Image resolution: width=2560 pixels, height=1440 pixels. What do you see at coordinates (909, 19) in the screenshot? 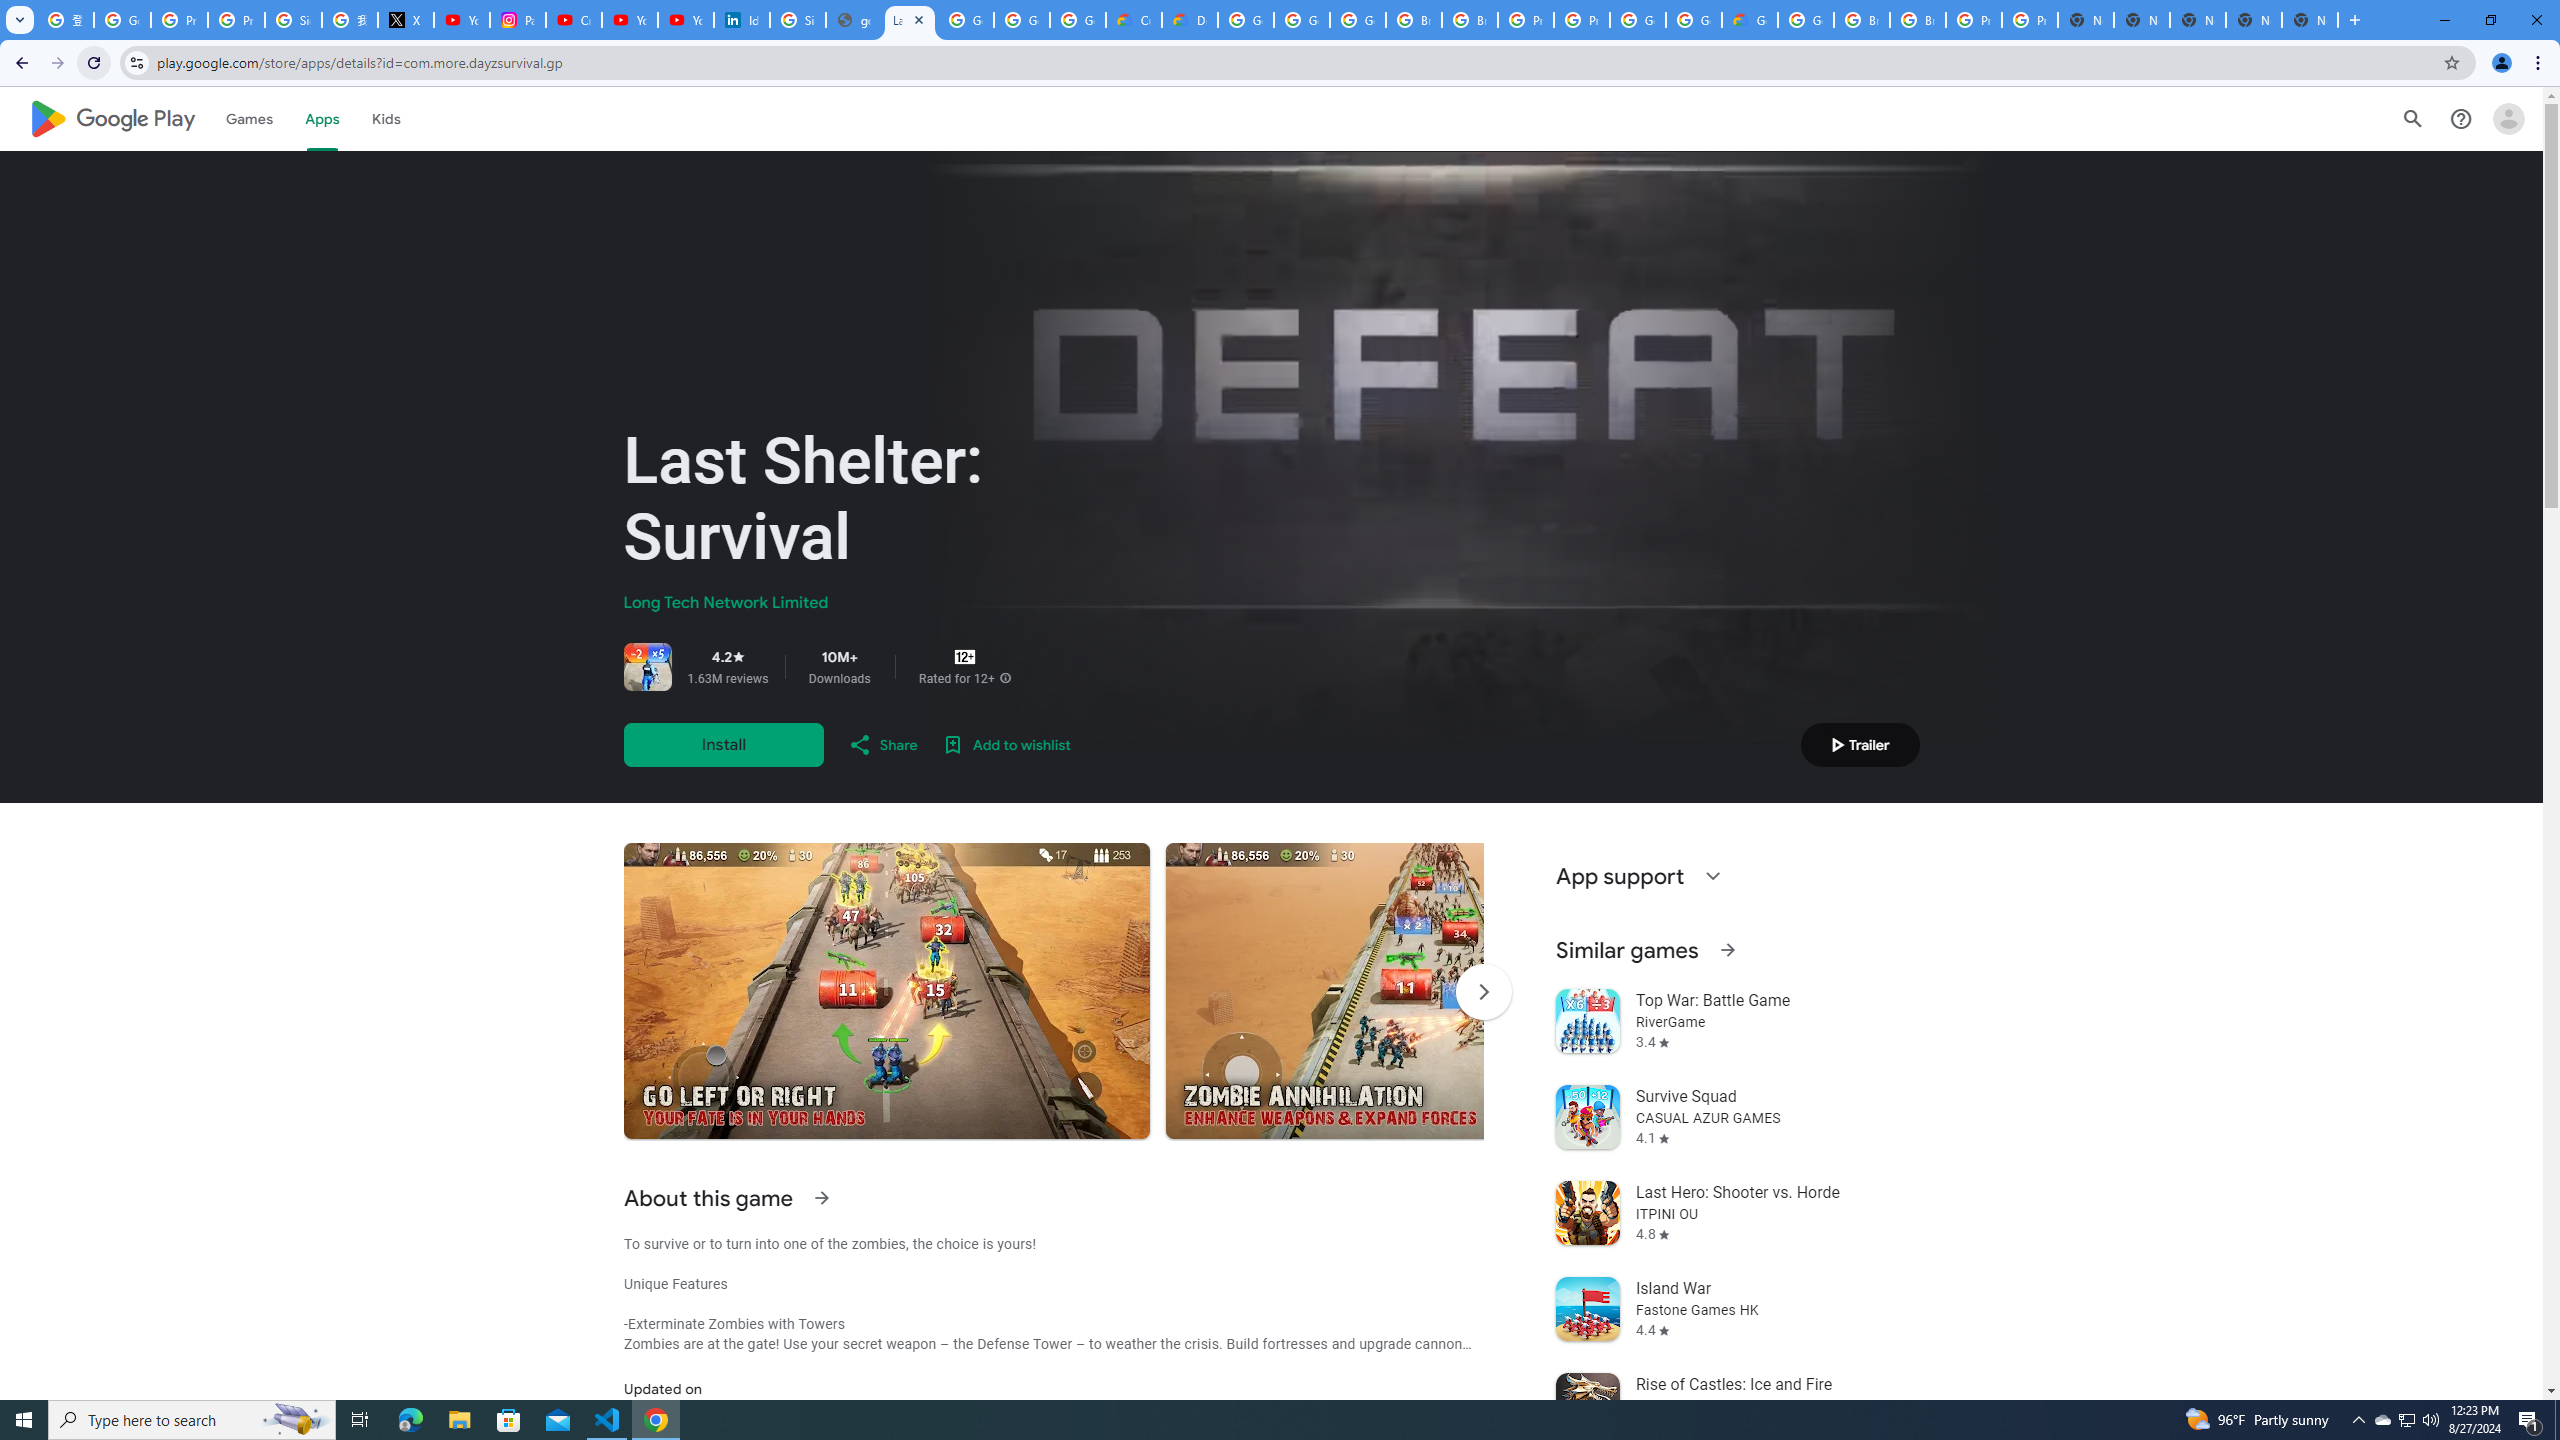
I see `'Last Shelter: Survival - Apps on Google Play'` at bounding box center [909, 19].